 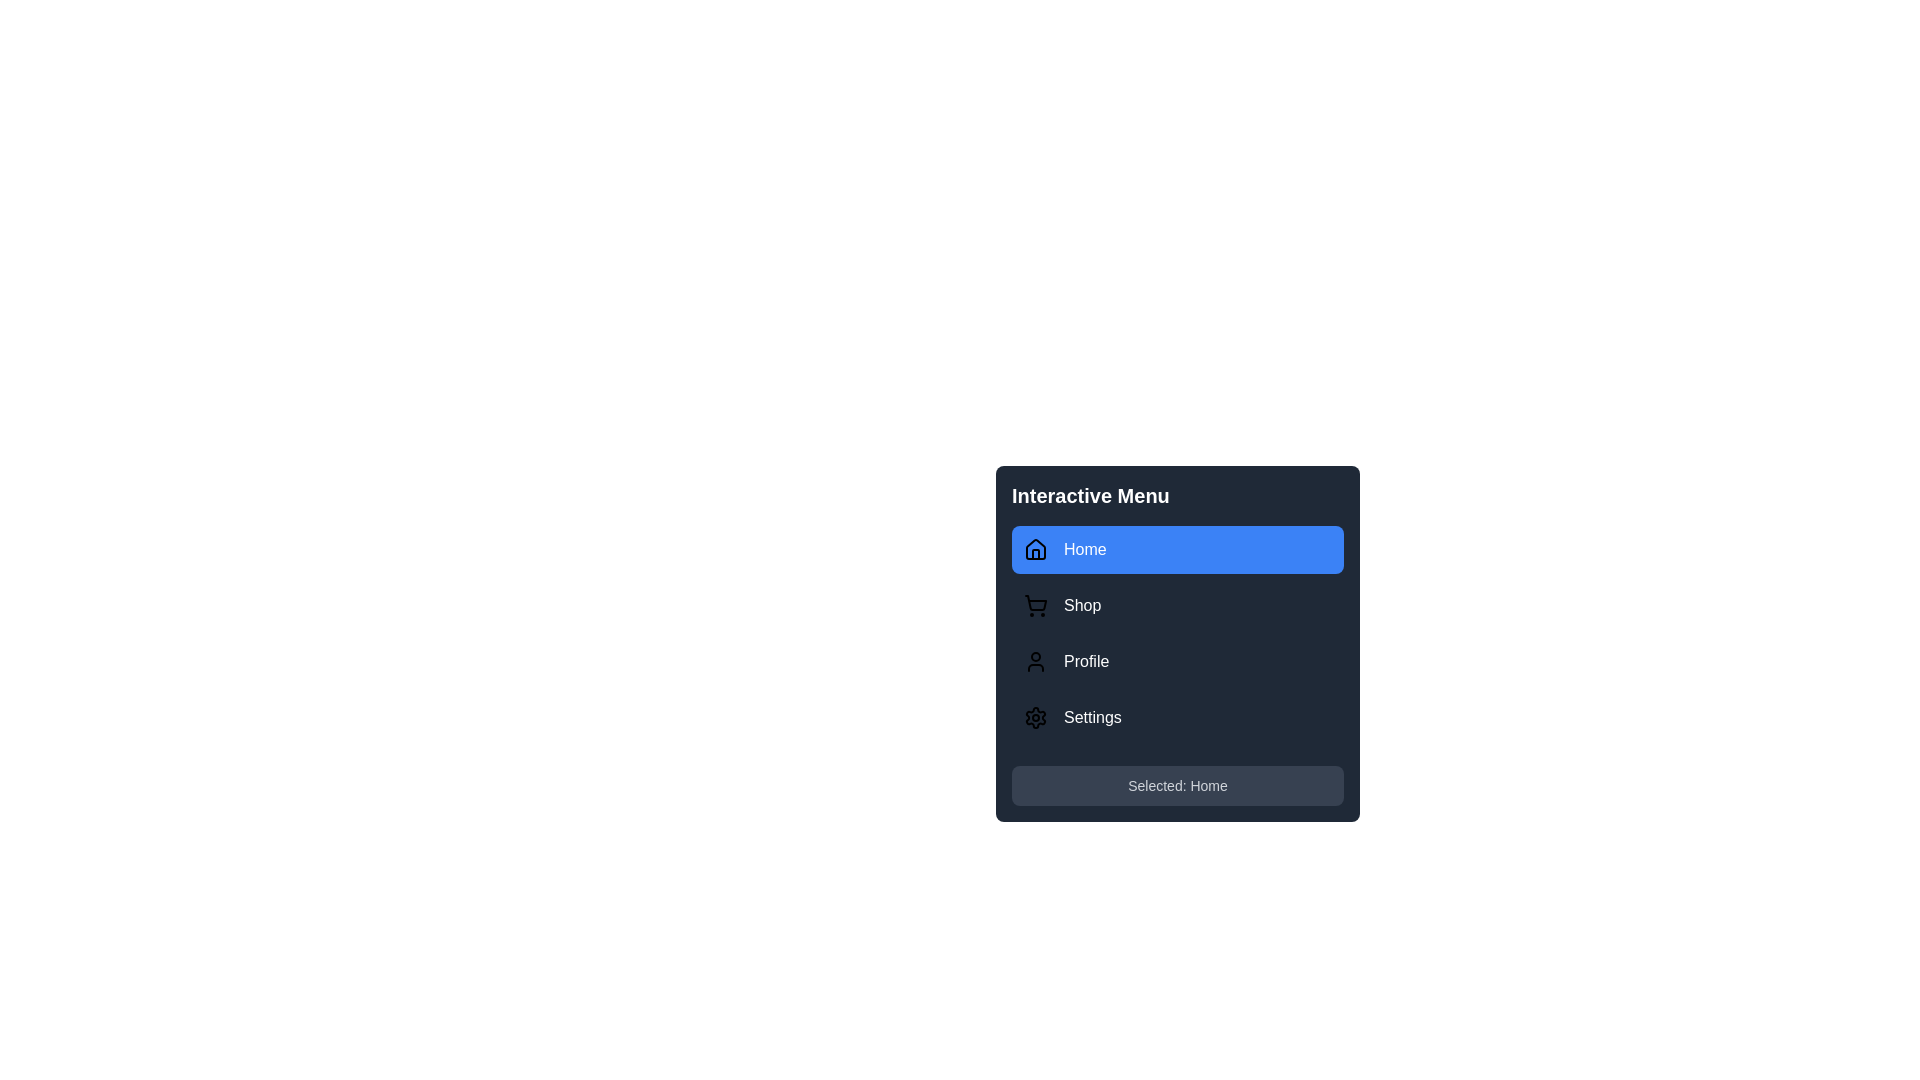 What do you see at coordinates (1177, 550) in the screenshot?
I see `the navigation button at the top of the vertical menu list` at bounding box center [1177, 550].